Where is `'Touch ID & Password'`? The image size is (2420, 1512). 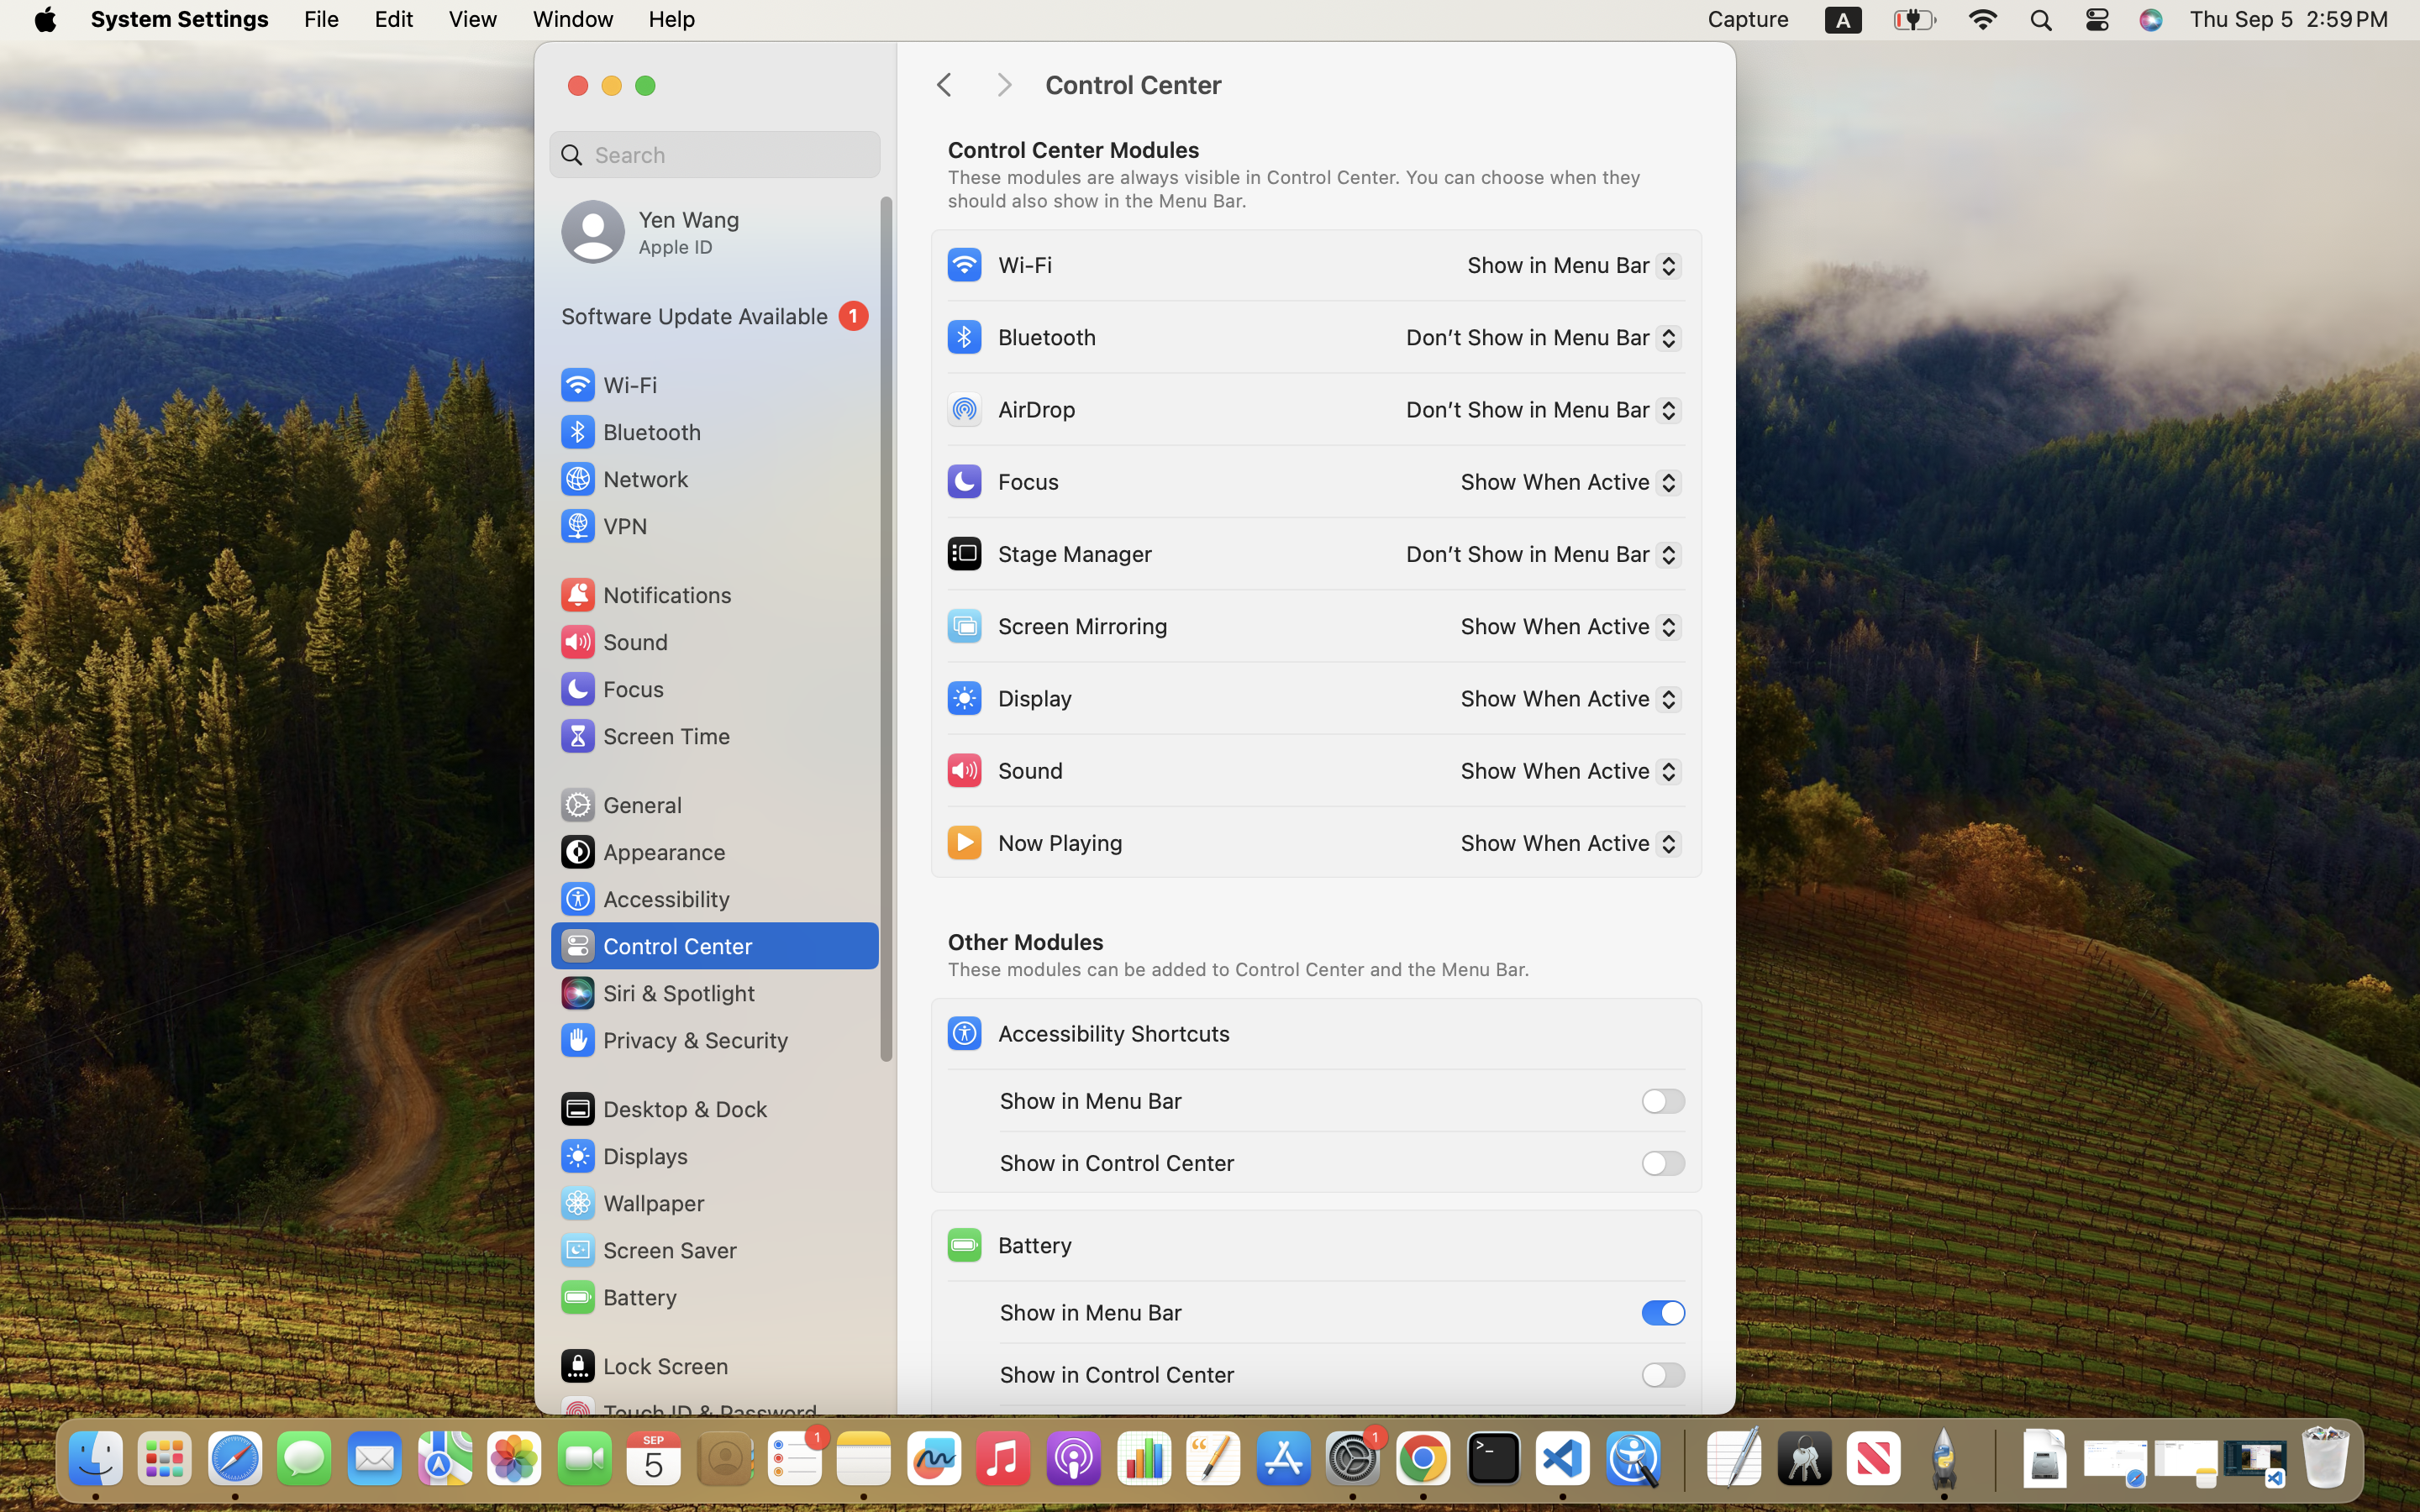 'Touch ID & Password' is located at coordinates (687, 1412).